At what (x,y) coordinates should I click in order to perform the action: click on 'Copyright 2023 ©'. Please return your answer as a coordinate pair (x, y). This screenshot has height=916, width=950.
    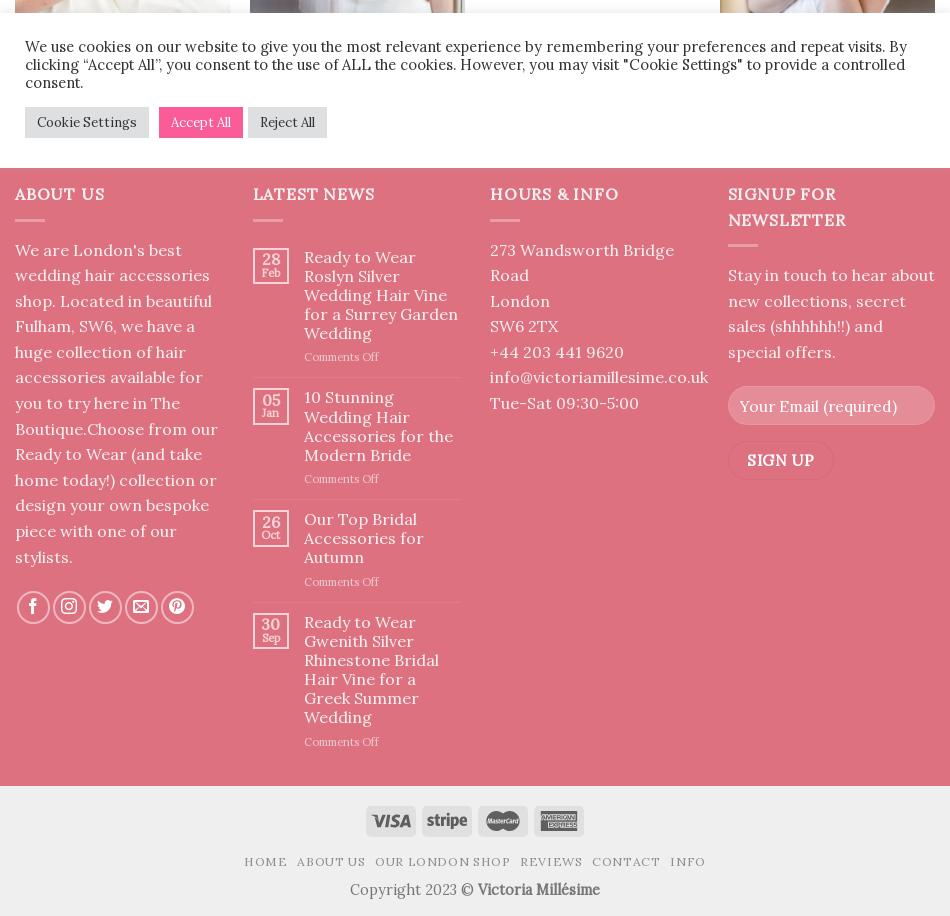
    Looking at the image, I should click on (348, 888).